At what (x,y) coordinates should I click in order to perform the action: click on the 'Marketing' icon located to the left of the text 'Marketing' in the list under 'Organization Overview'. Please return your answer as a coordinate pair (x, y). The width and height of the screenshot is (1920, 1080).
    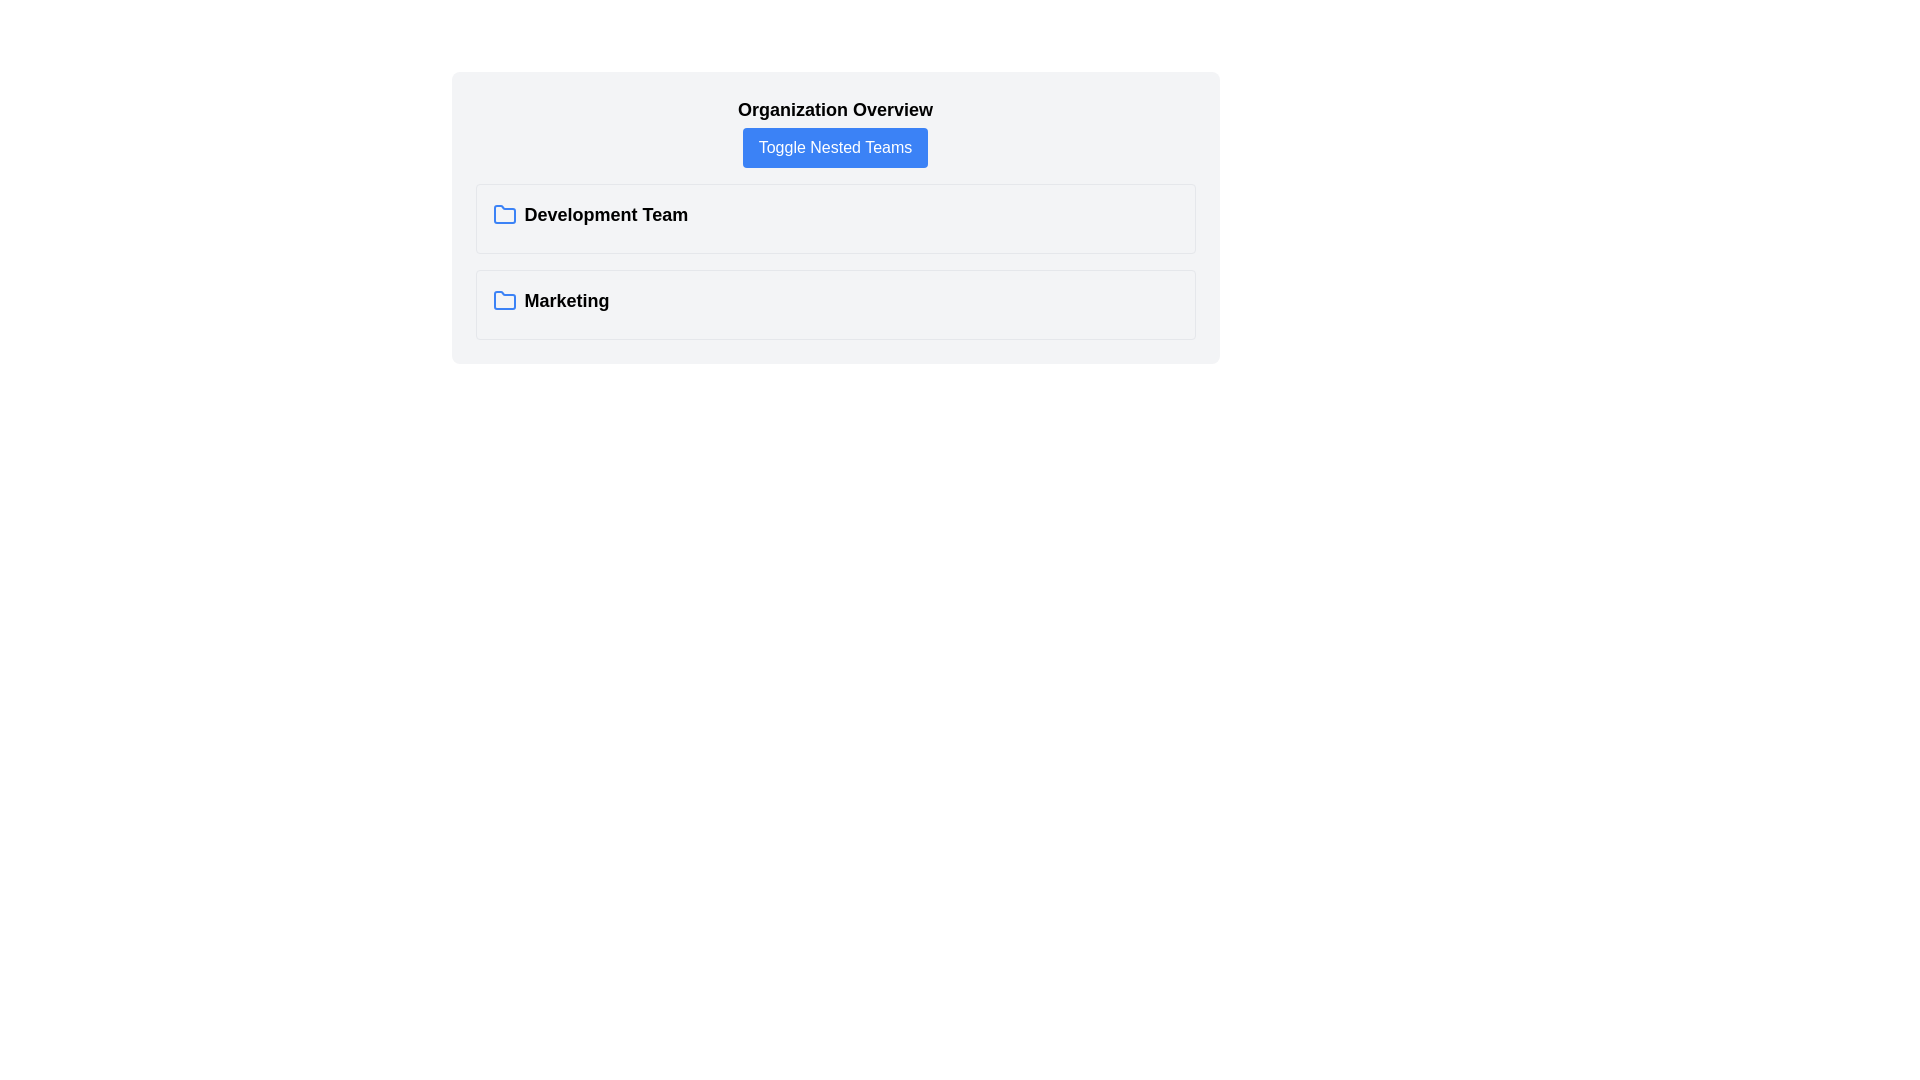
    Looking at the image, I should click on (504, 300).